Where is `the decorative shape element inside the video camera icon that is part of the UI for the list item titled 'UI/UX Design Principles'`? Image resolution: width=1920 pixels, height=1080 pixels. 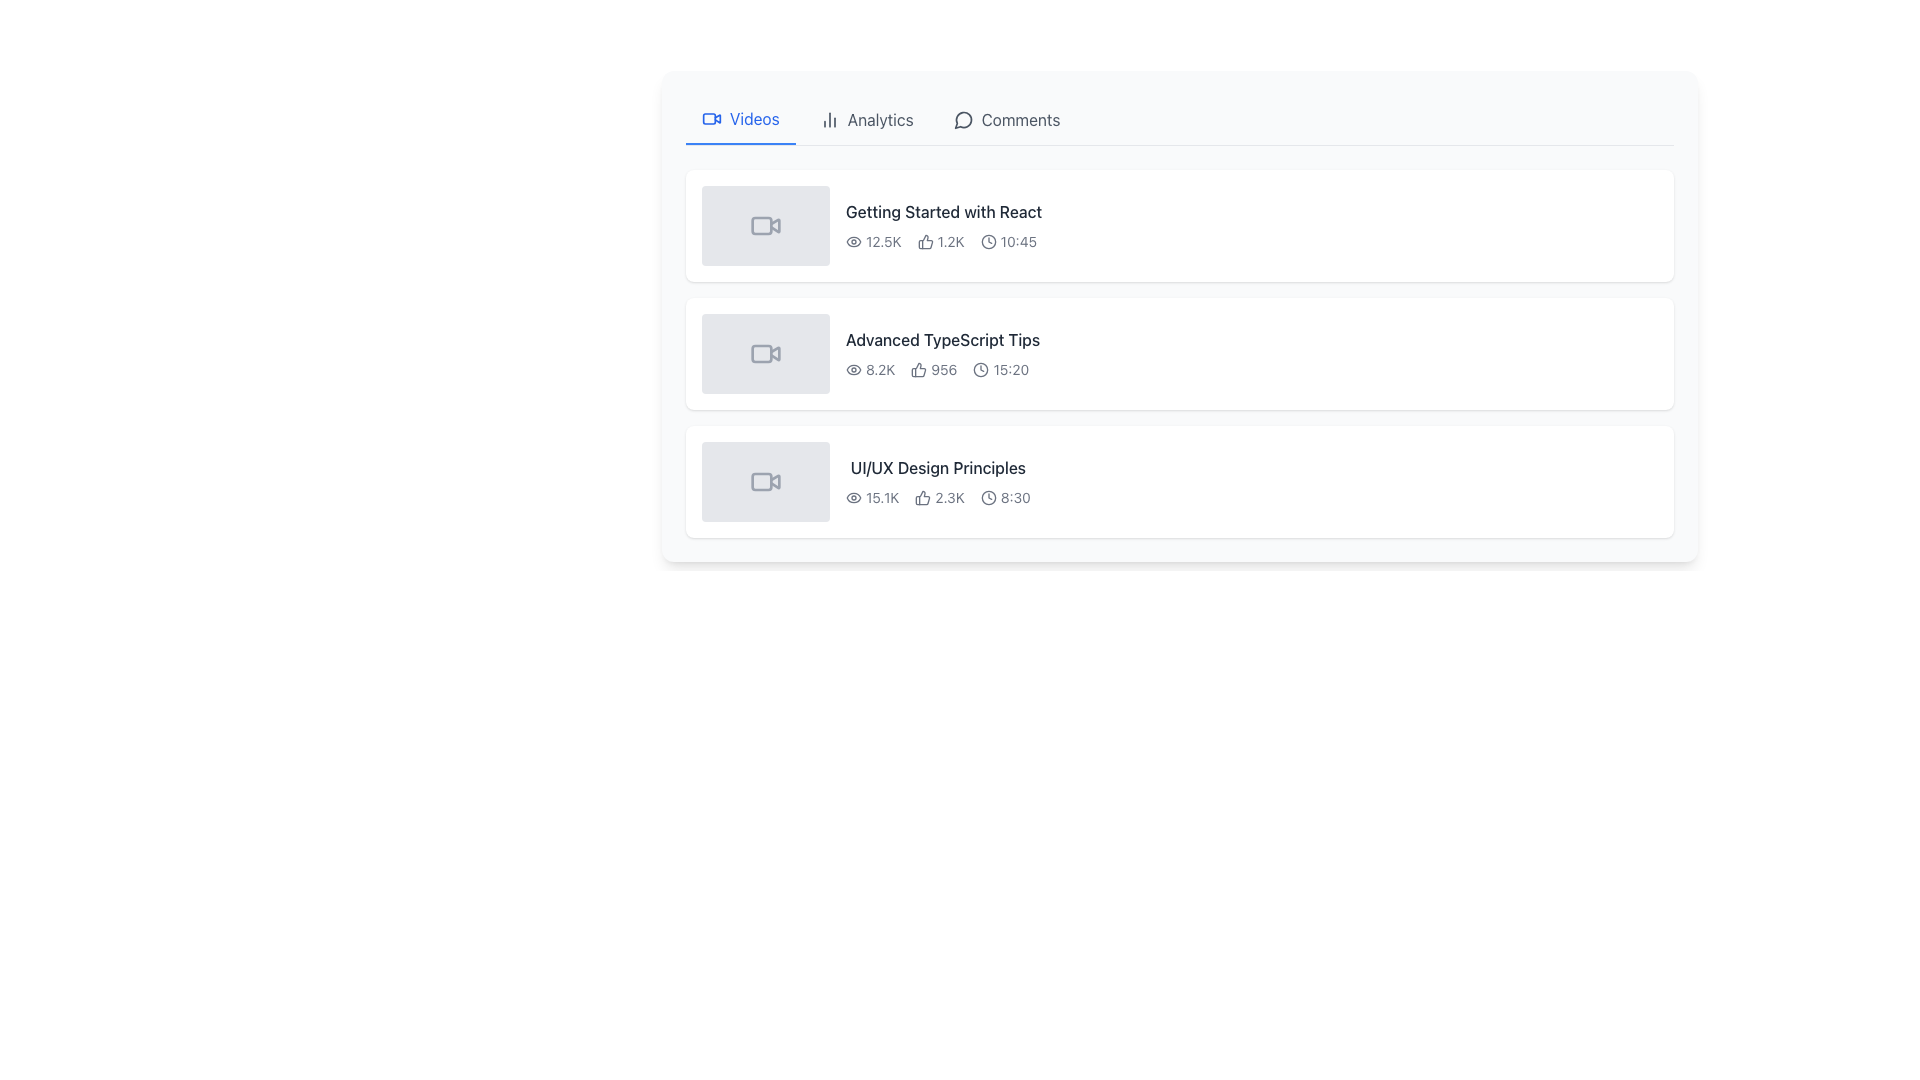 the decorative shape element inside the video camera icon that is part of the UI for the list item titled 'UI/UX Design Principles' is located at coordinates (761, 482).